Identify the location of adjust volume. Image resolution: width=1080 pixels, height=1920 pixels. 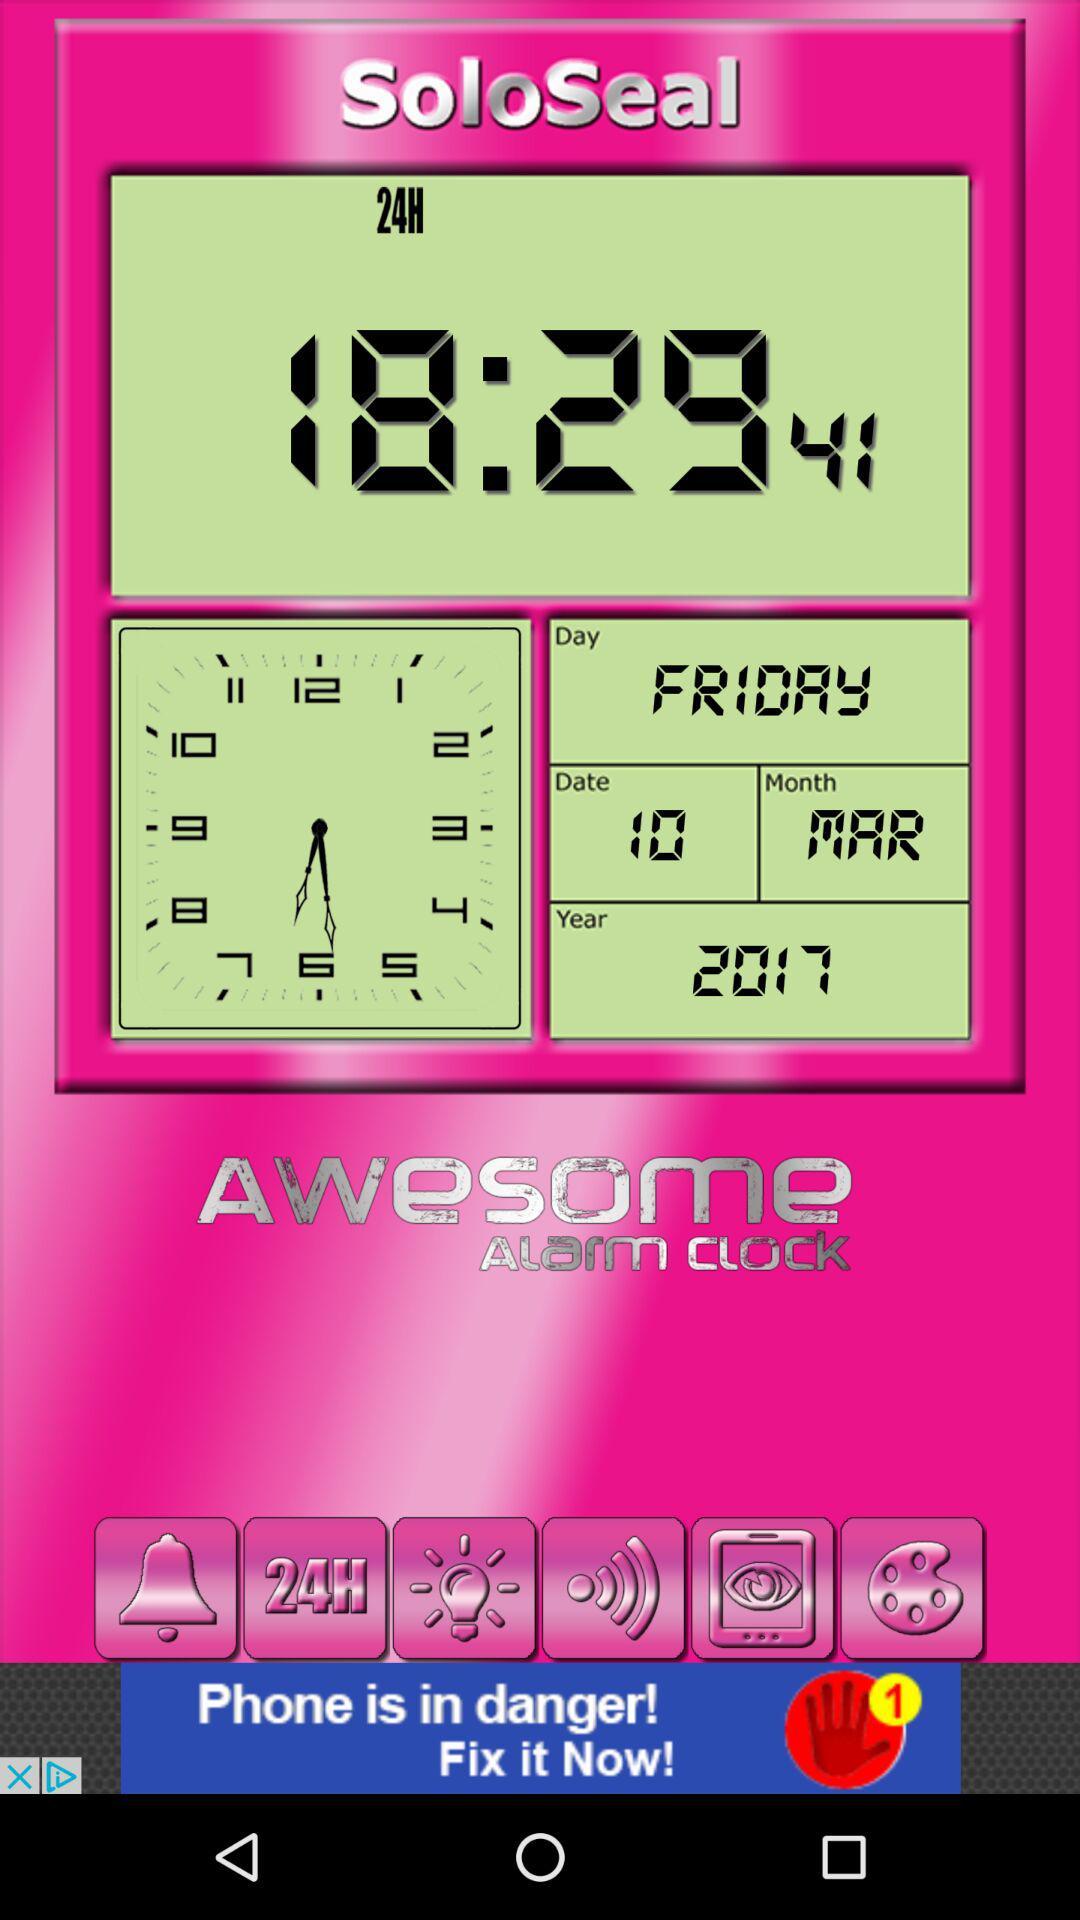
(612, 1587).